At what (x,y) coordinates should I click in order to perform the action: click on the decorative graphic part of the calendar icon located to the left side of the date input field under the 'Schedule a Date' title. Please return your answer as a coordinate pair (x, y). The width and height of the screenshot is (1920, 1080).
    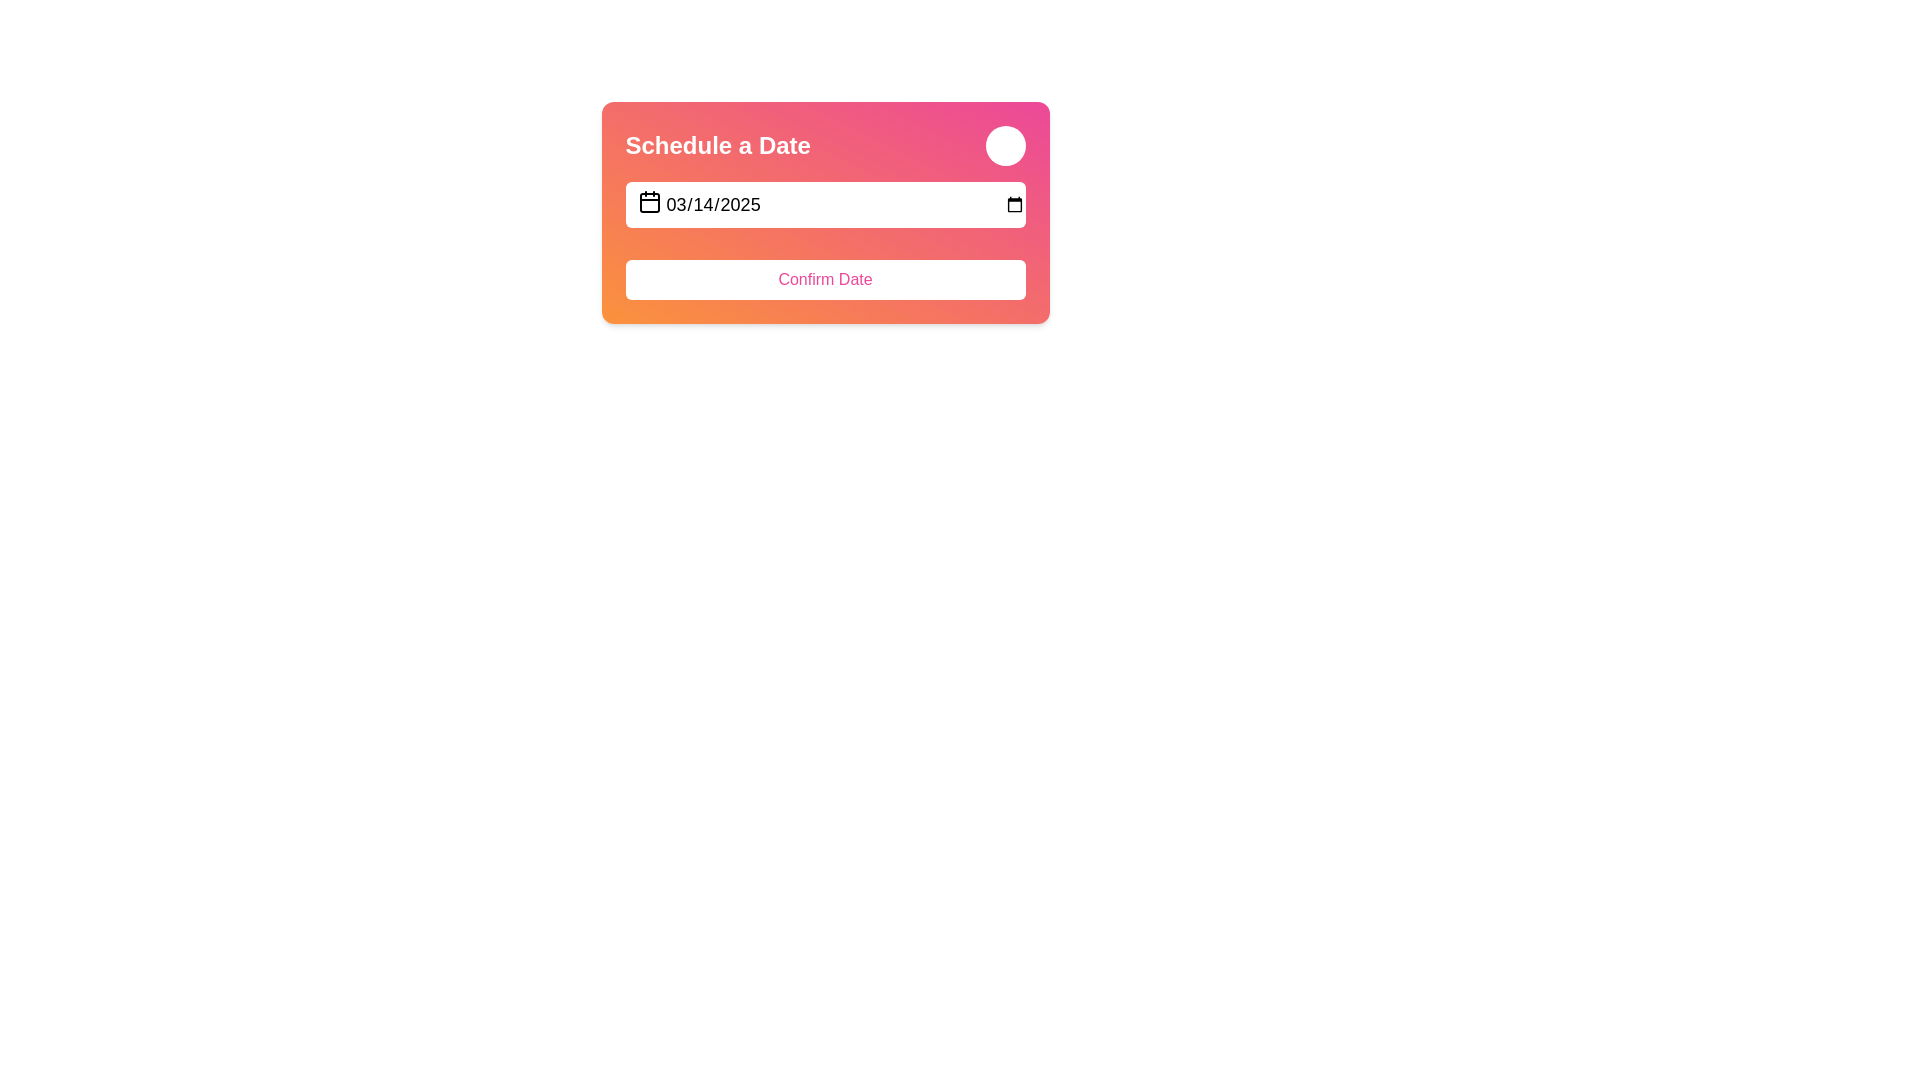
    Looking at the image, I should click on (649, 203).